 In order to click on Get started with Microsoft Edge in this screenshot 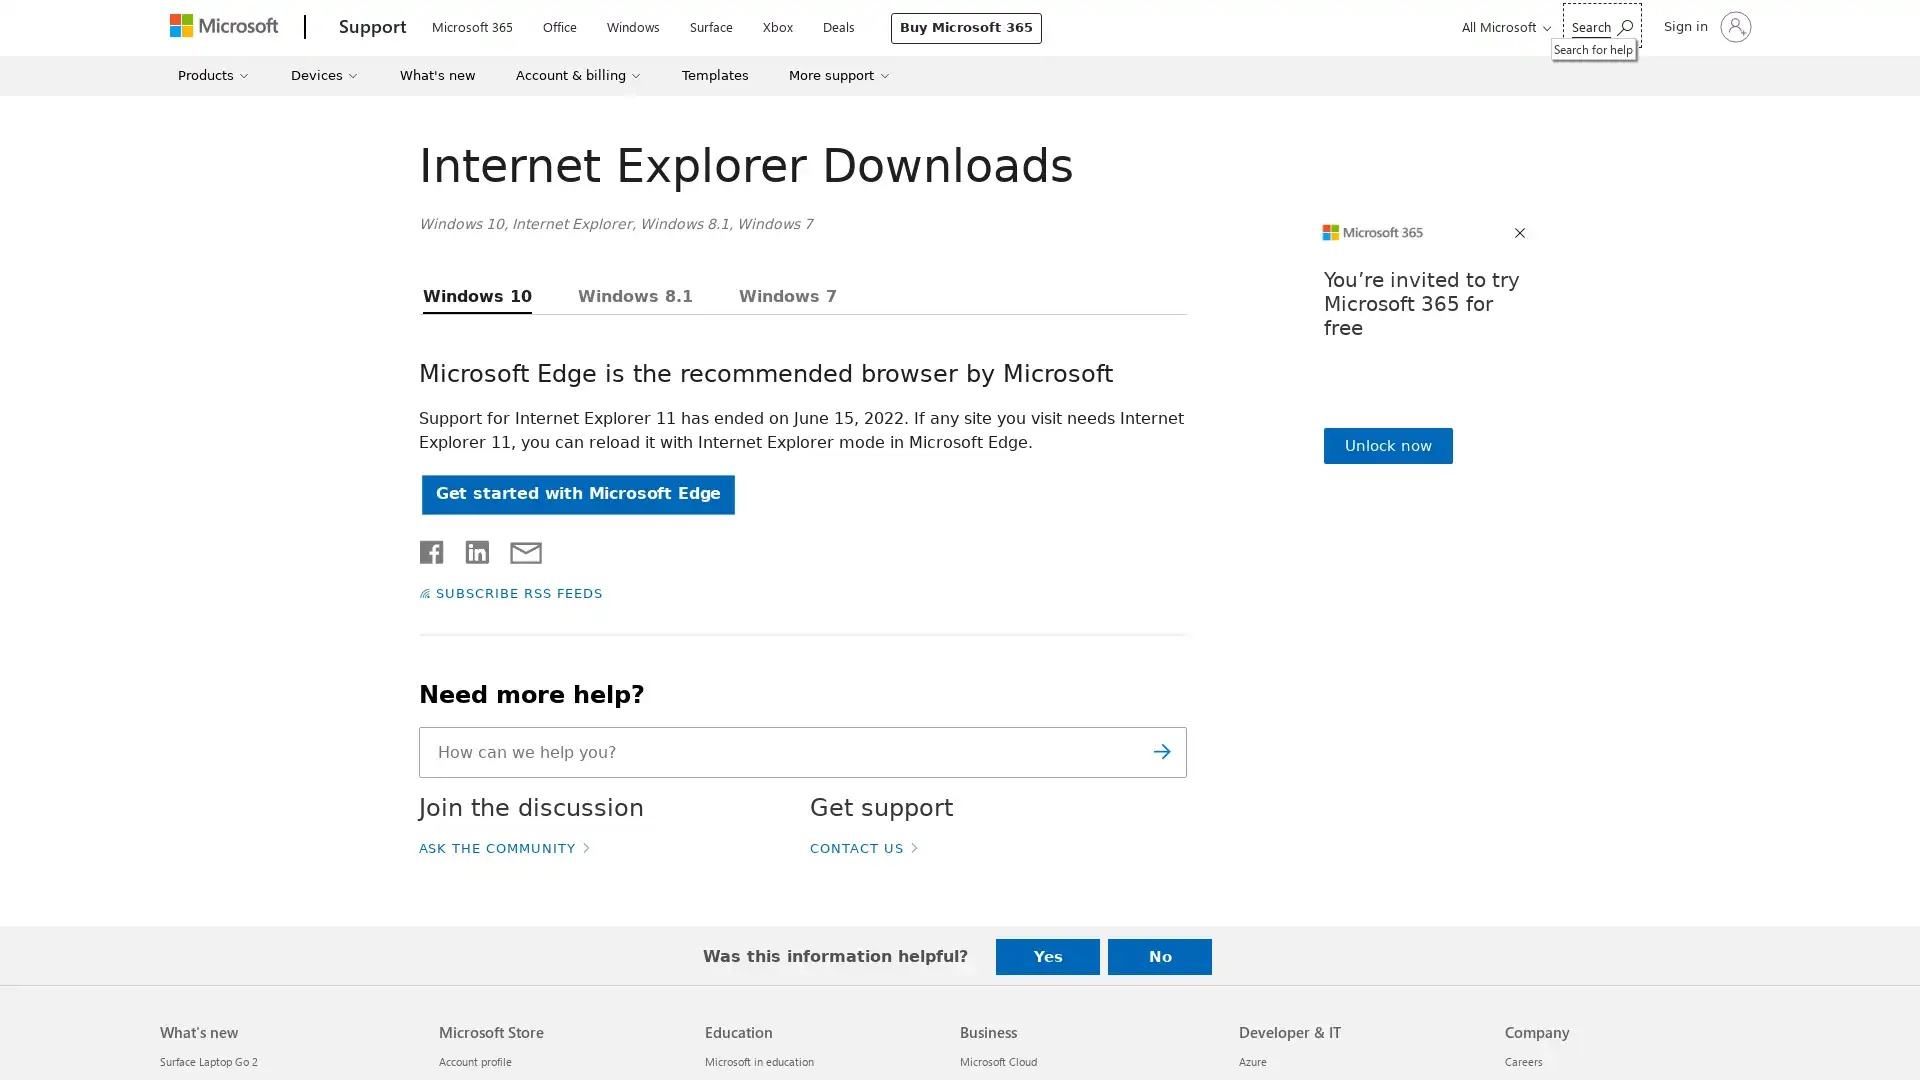, I will do `click(576, 494)`.